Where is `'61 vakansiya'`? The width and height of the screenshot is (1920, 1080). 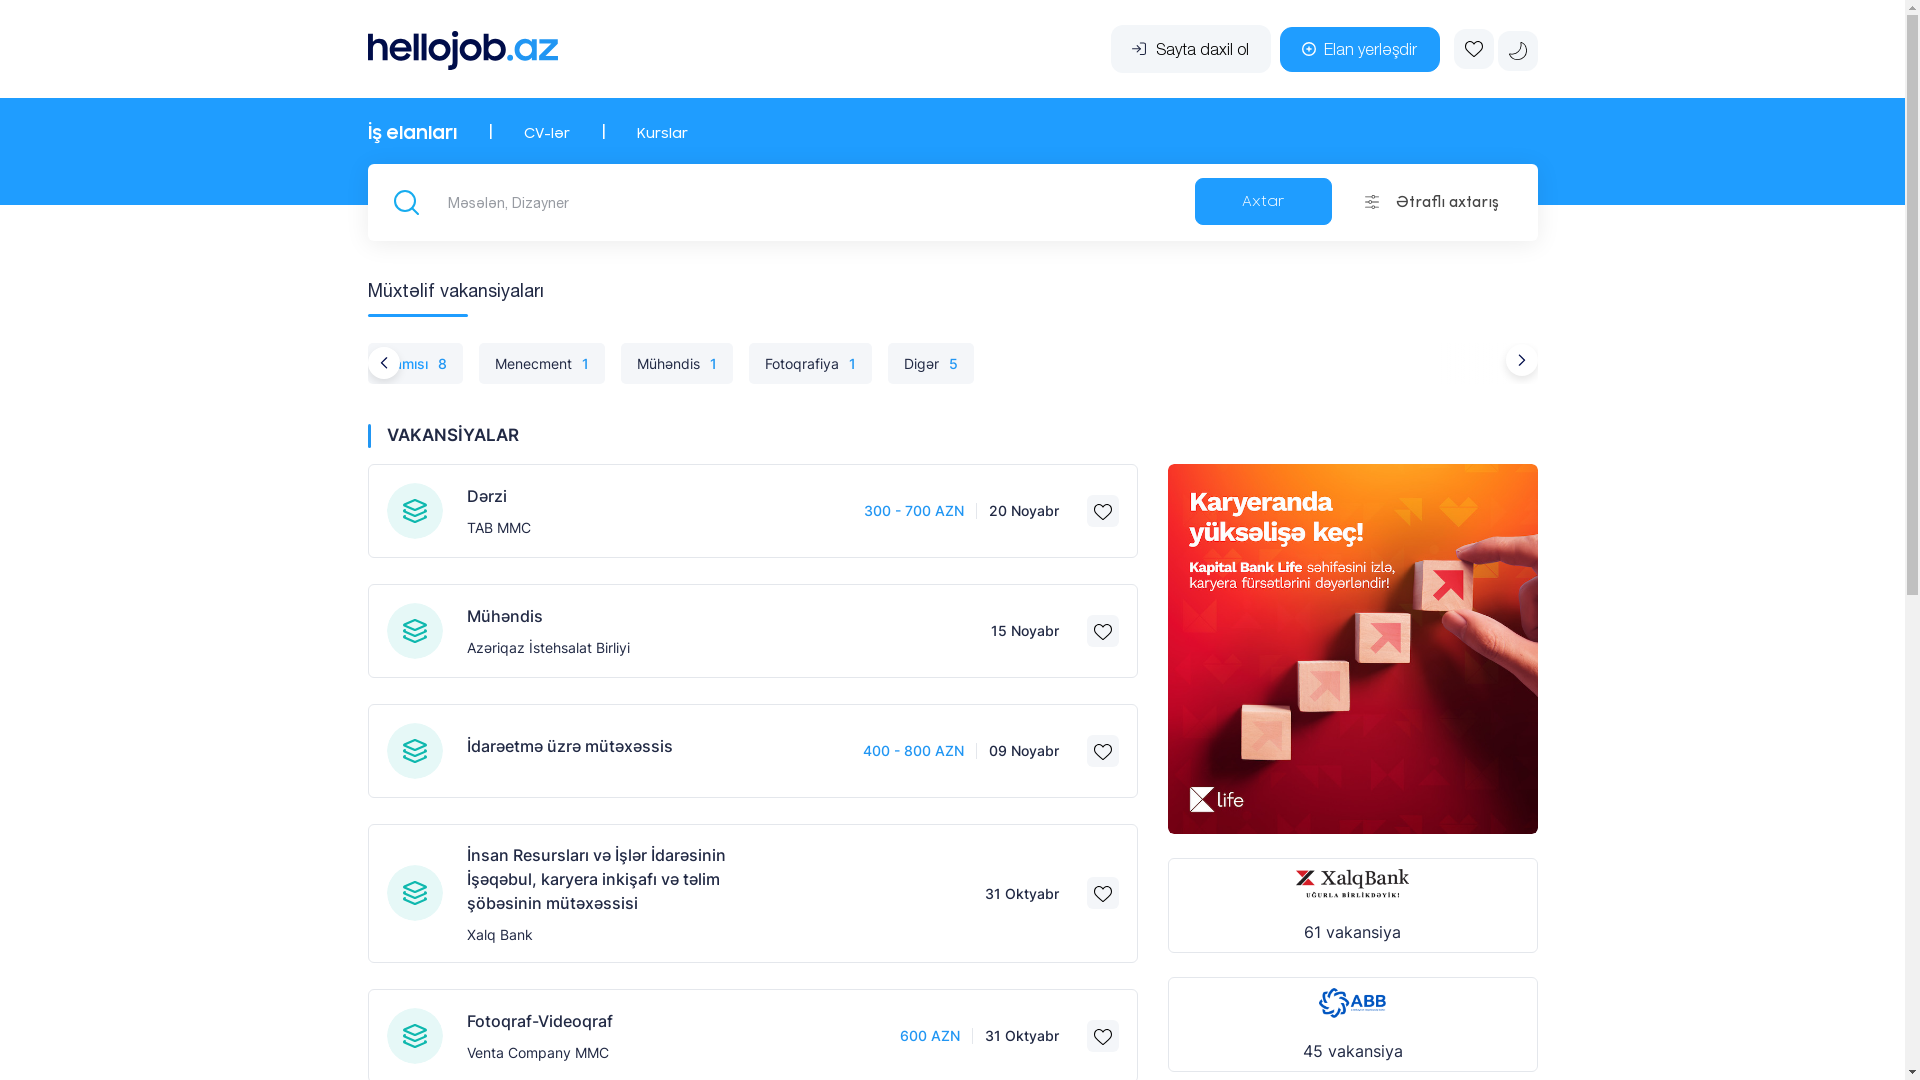 '61 vakansiya' is located at coordinates (1353, 905).